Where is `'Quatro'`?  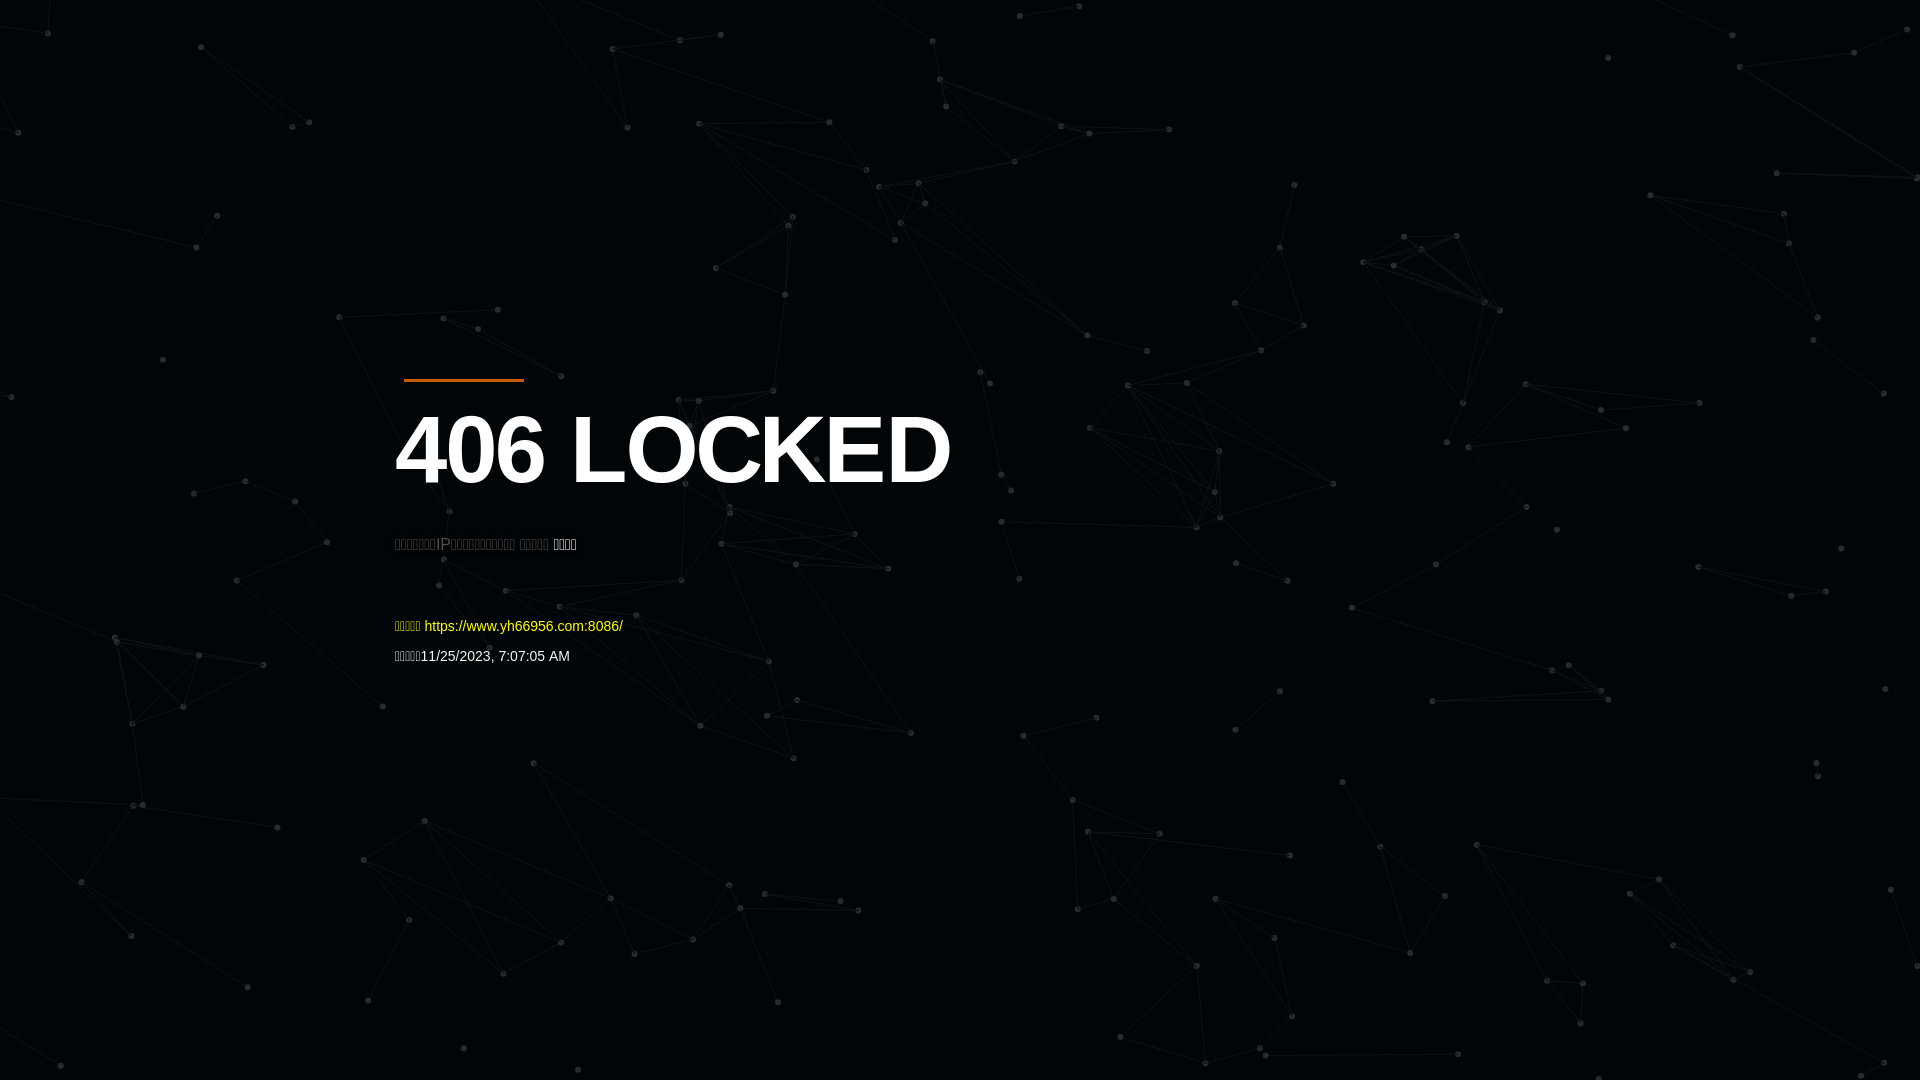
'Quatro' is located at coordinates (542, 114).